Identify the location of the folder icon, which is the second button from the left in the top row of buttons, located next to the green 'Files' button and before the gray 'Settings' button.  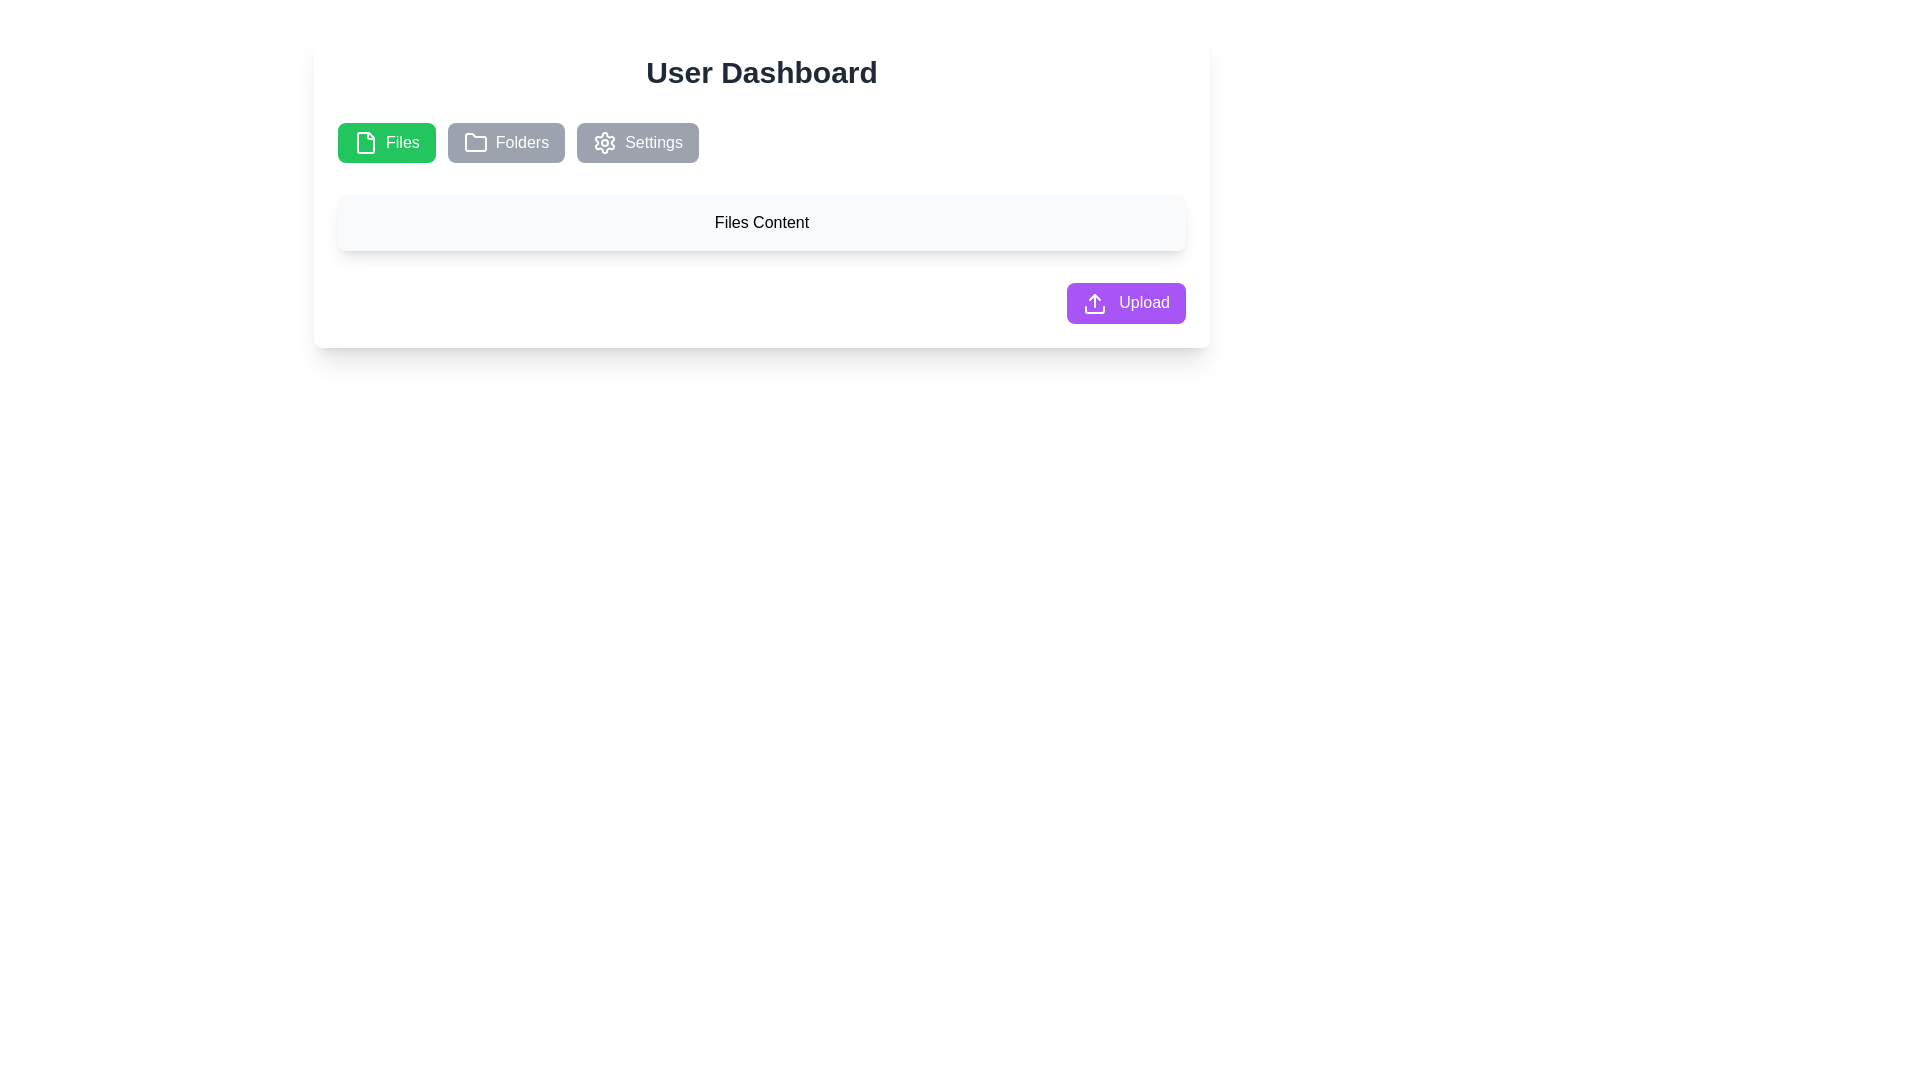
(474, 141).